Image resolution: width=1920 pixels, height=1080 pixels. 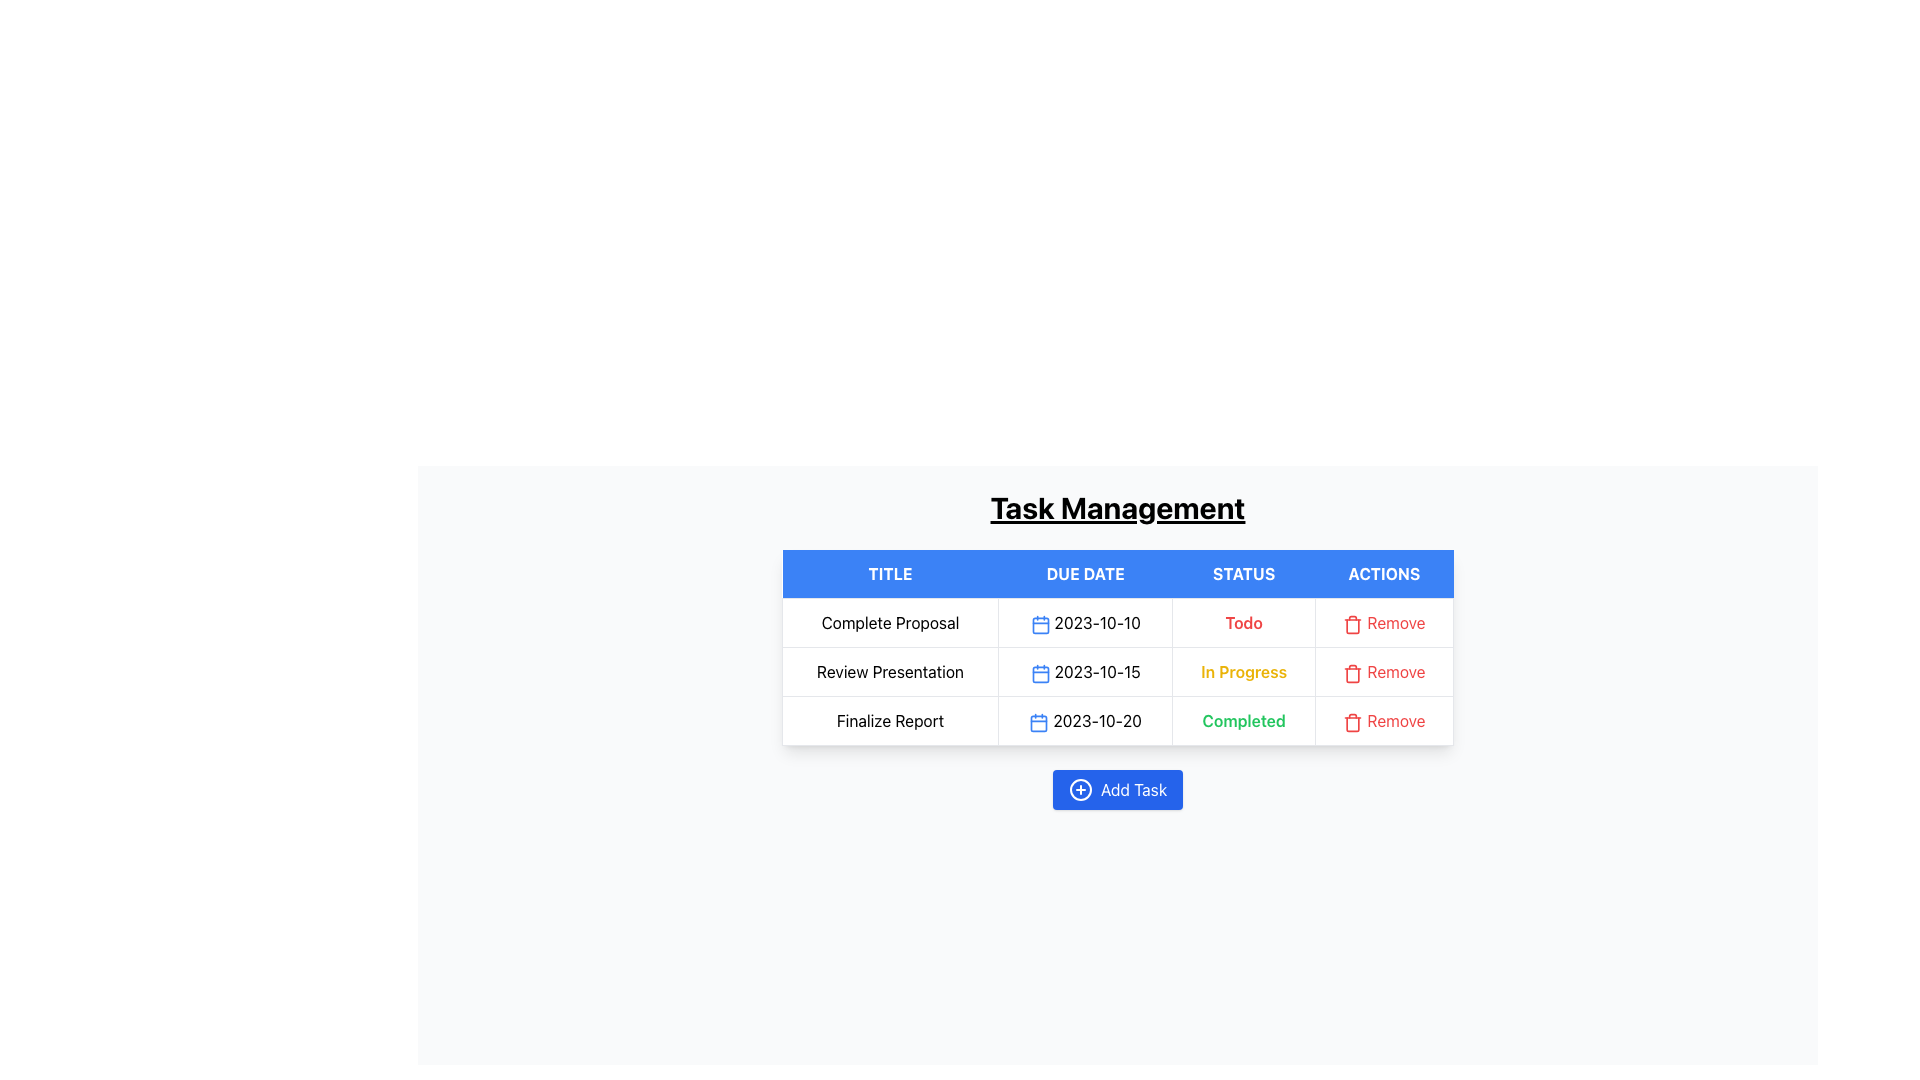 I want to click on task details from the second row of the task management table, which includes the task title, due date, and current status, so click(x=1117, y=671).